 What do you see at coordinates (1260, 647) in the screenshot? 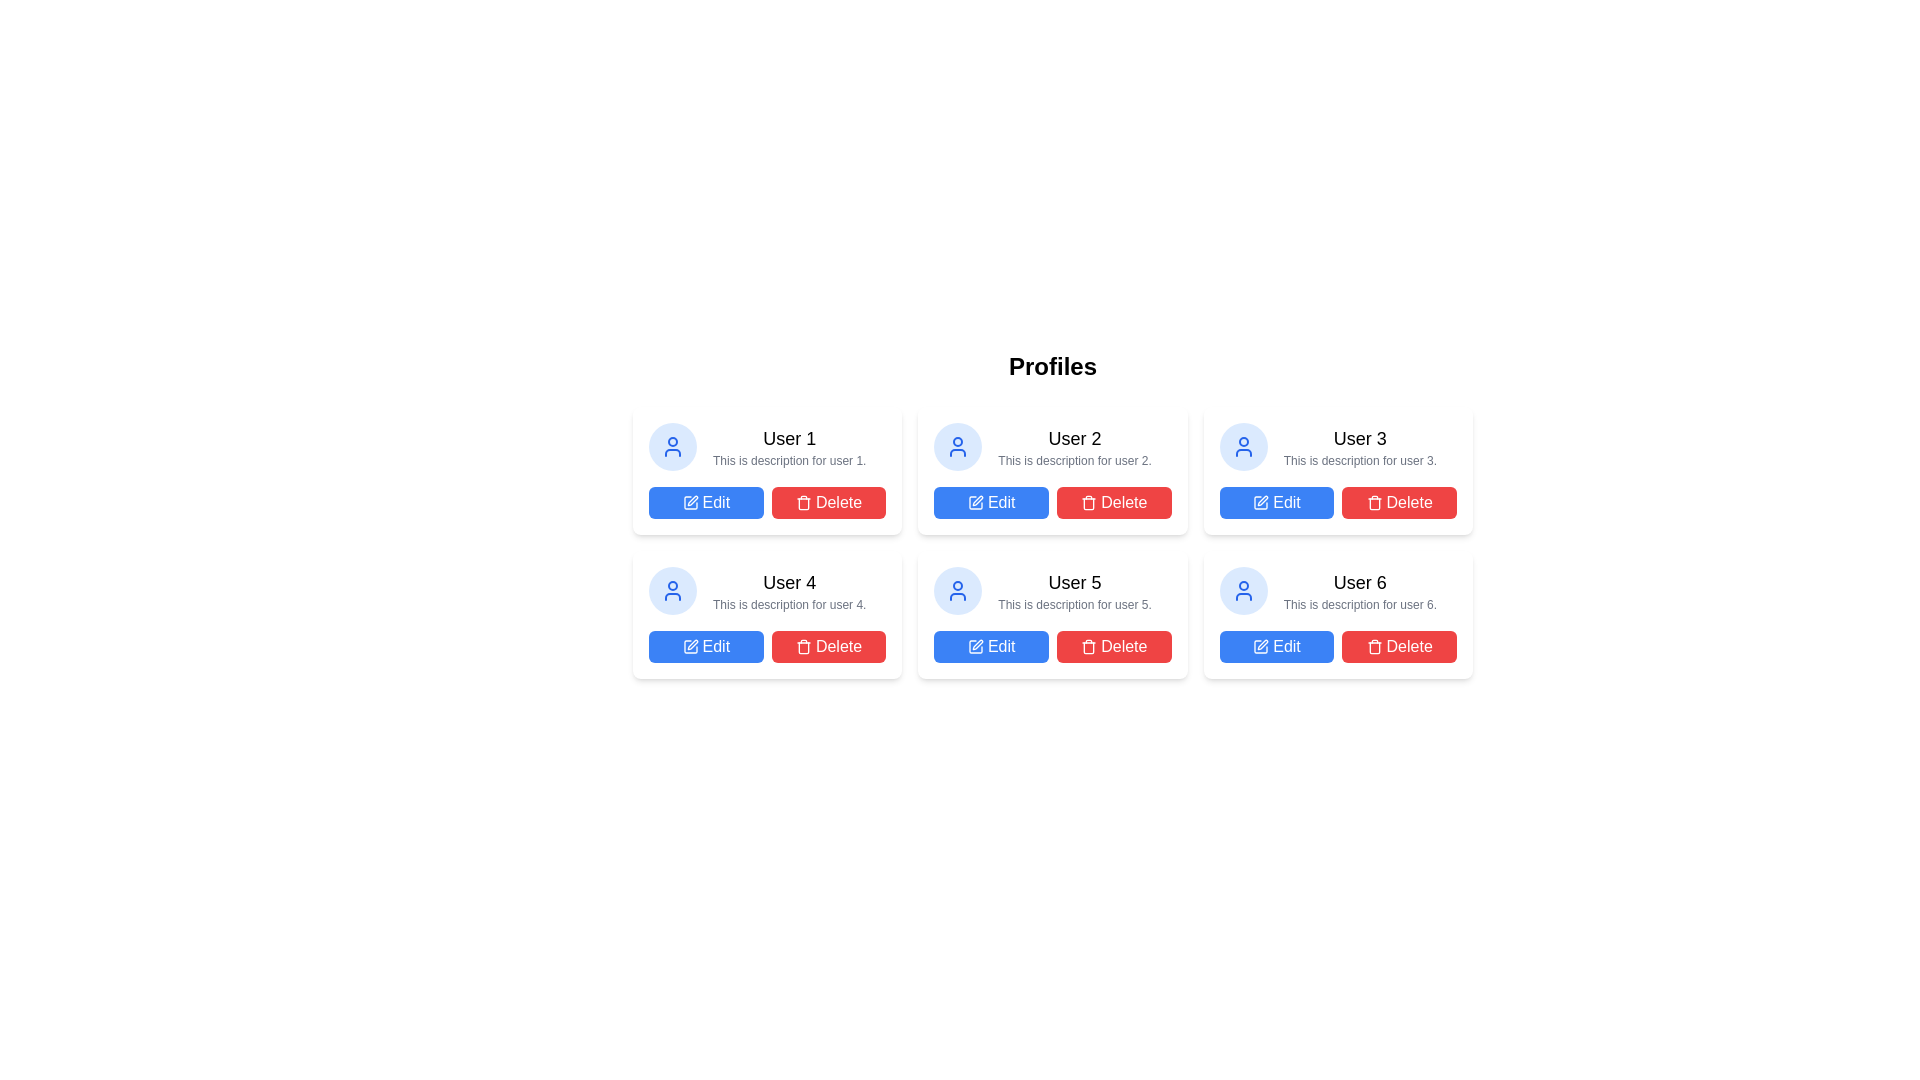
I see `the pen icon within the square that represents the edit functionality for 'User 6' in the Profiles section` at bounding box center [1260, 647].